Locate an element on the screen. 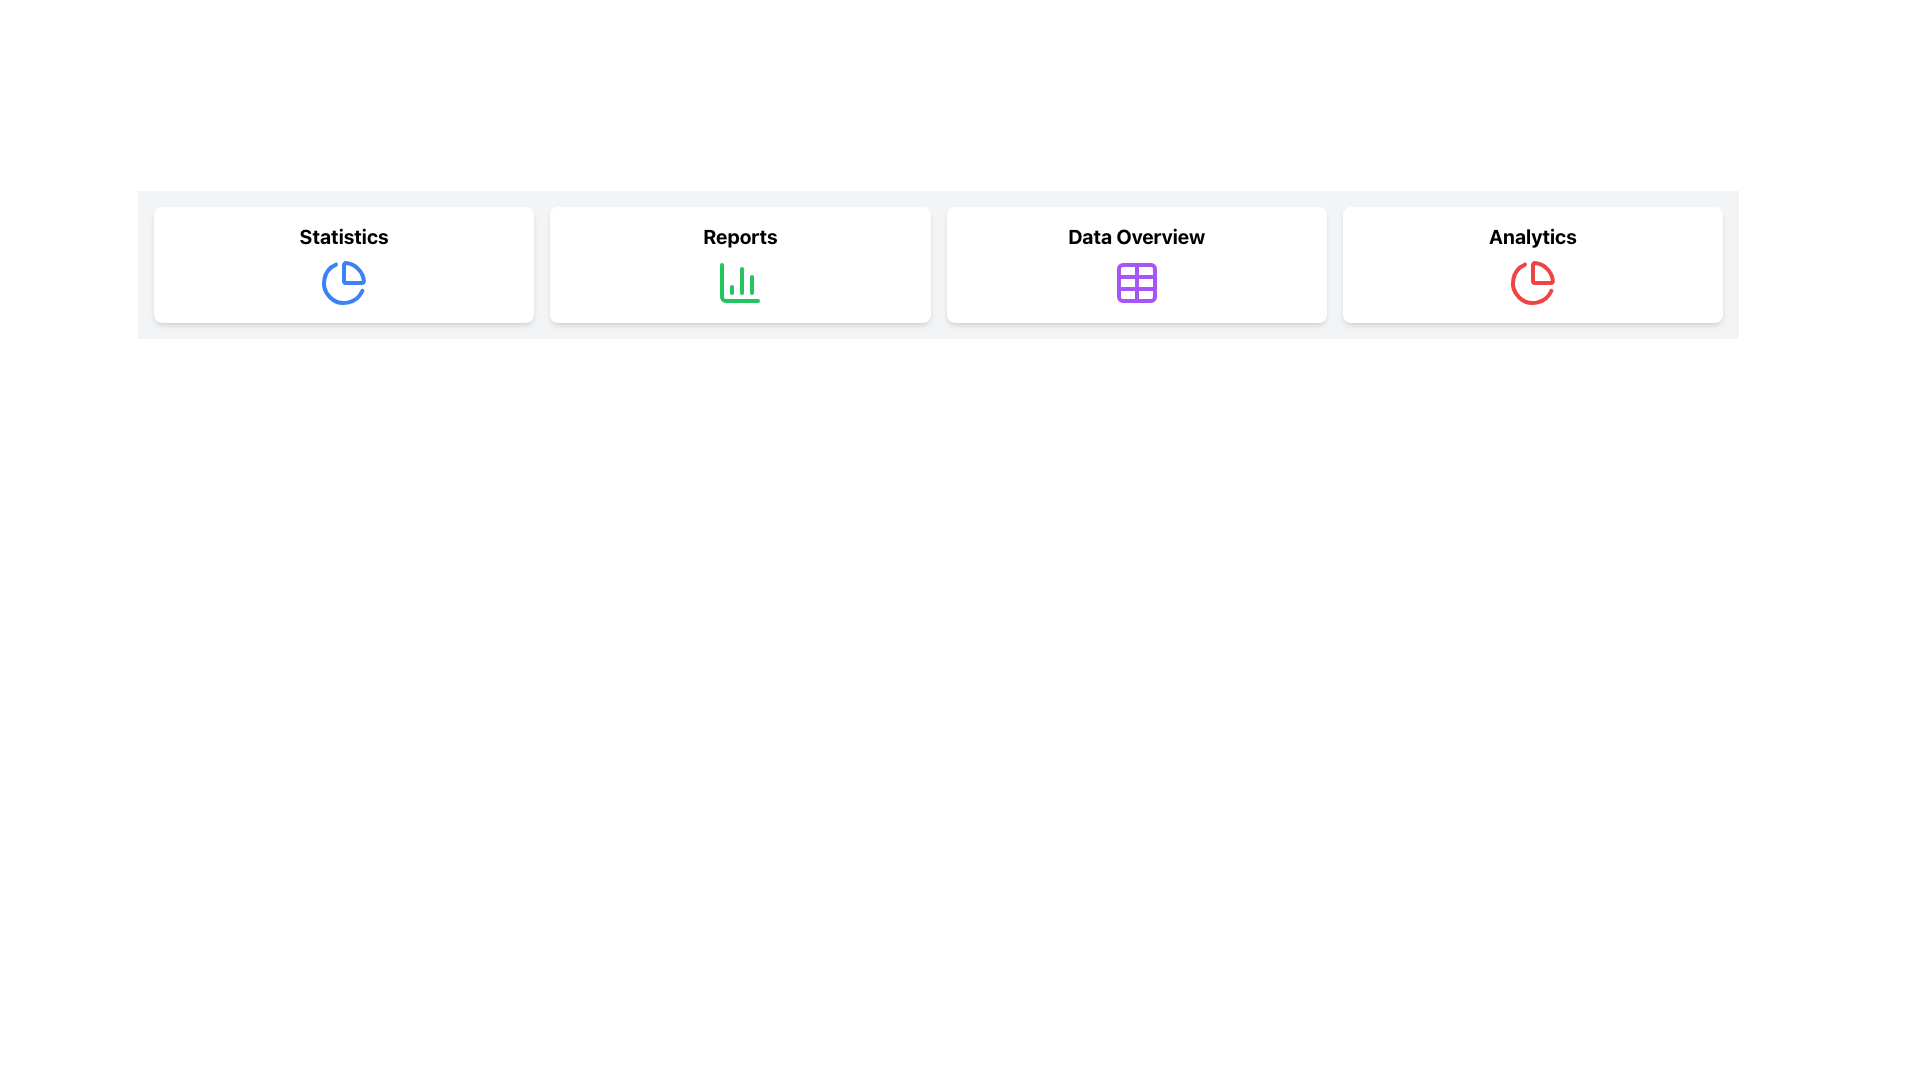 The height and width of the screenshot is (1080, 1920). the card with the bold text 'Data Overview' and a purple grid icon beneath it, which is the third card in the grid layout is located at coordinates (1136, 264).